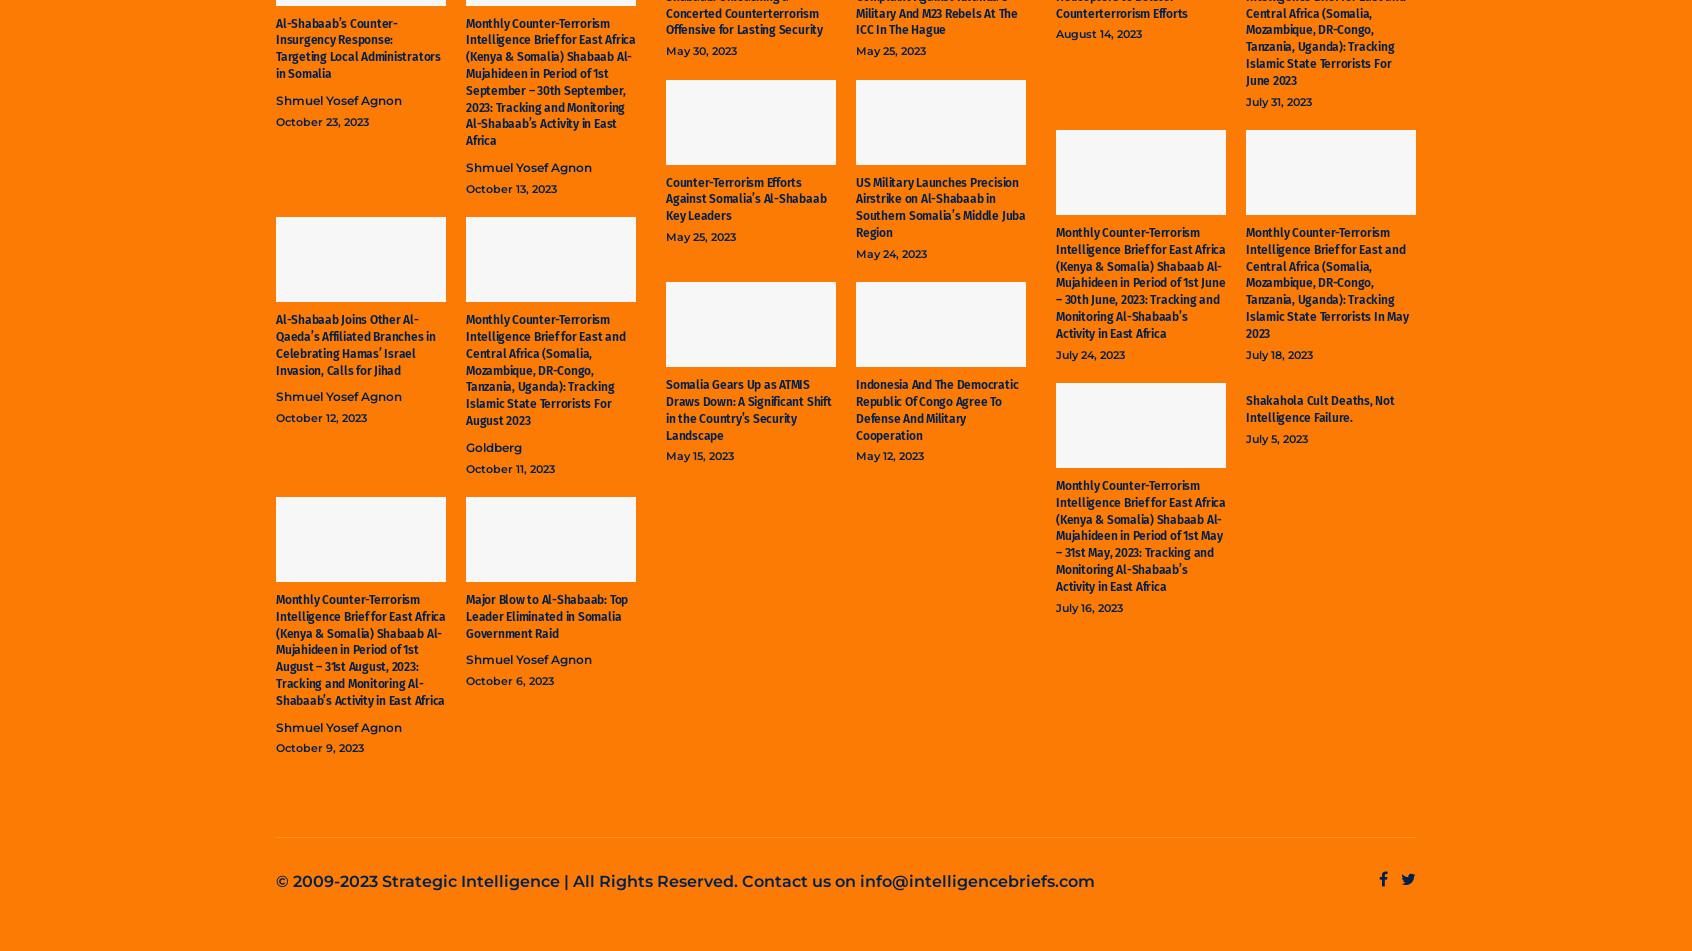 The height and width of the screenshot is (951, 1692). I want to click on 'Goldberg', so click(464, 446).